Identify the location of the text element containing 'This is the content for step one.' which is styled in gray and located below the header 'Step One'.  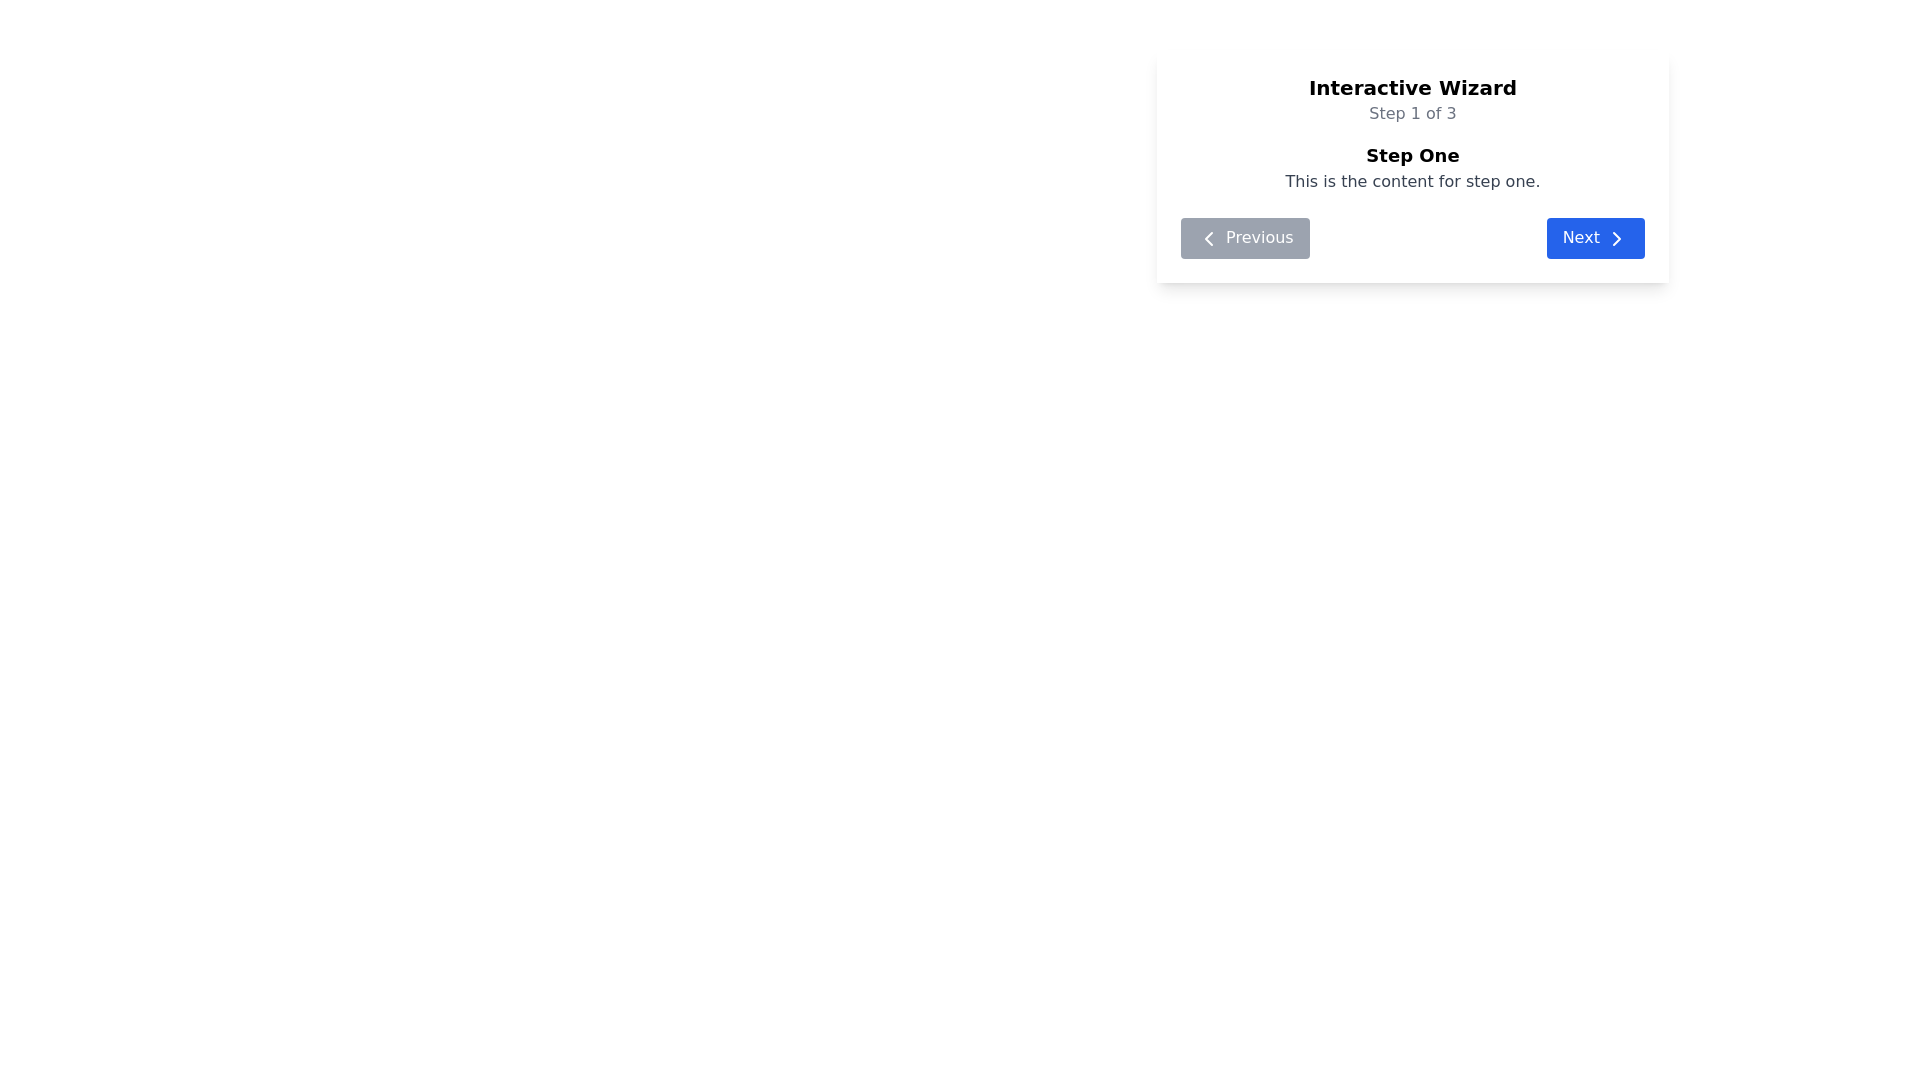
(1411, 181).